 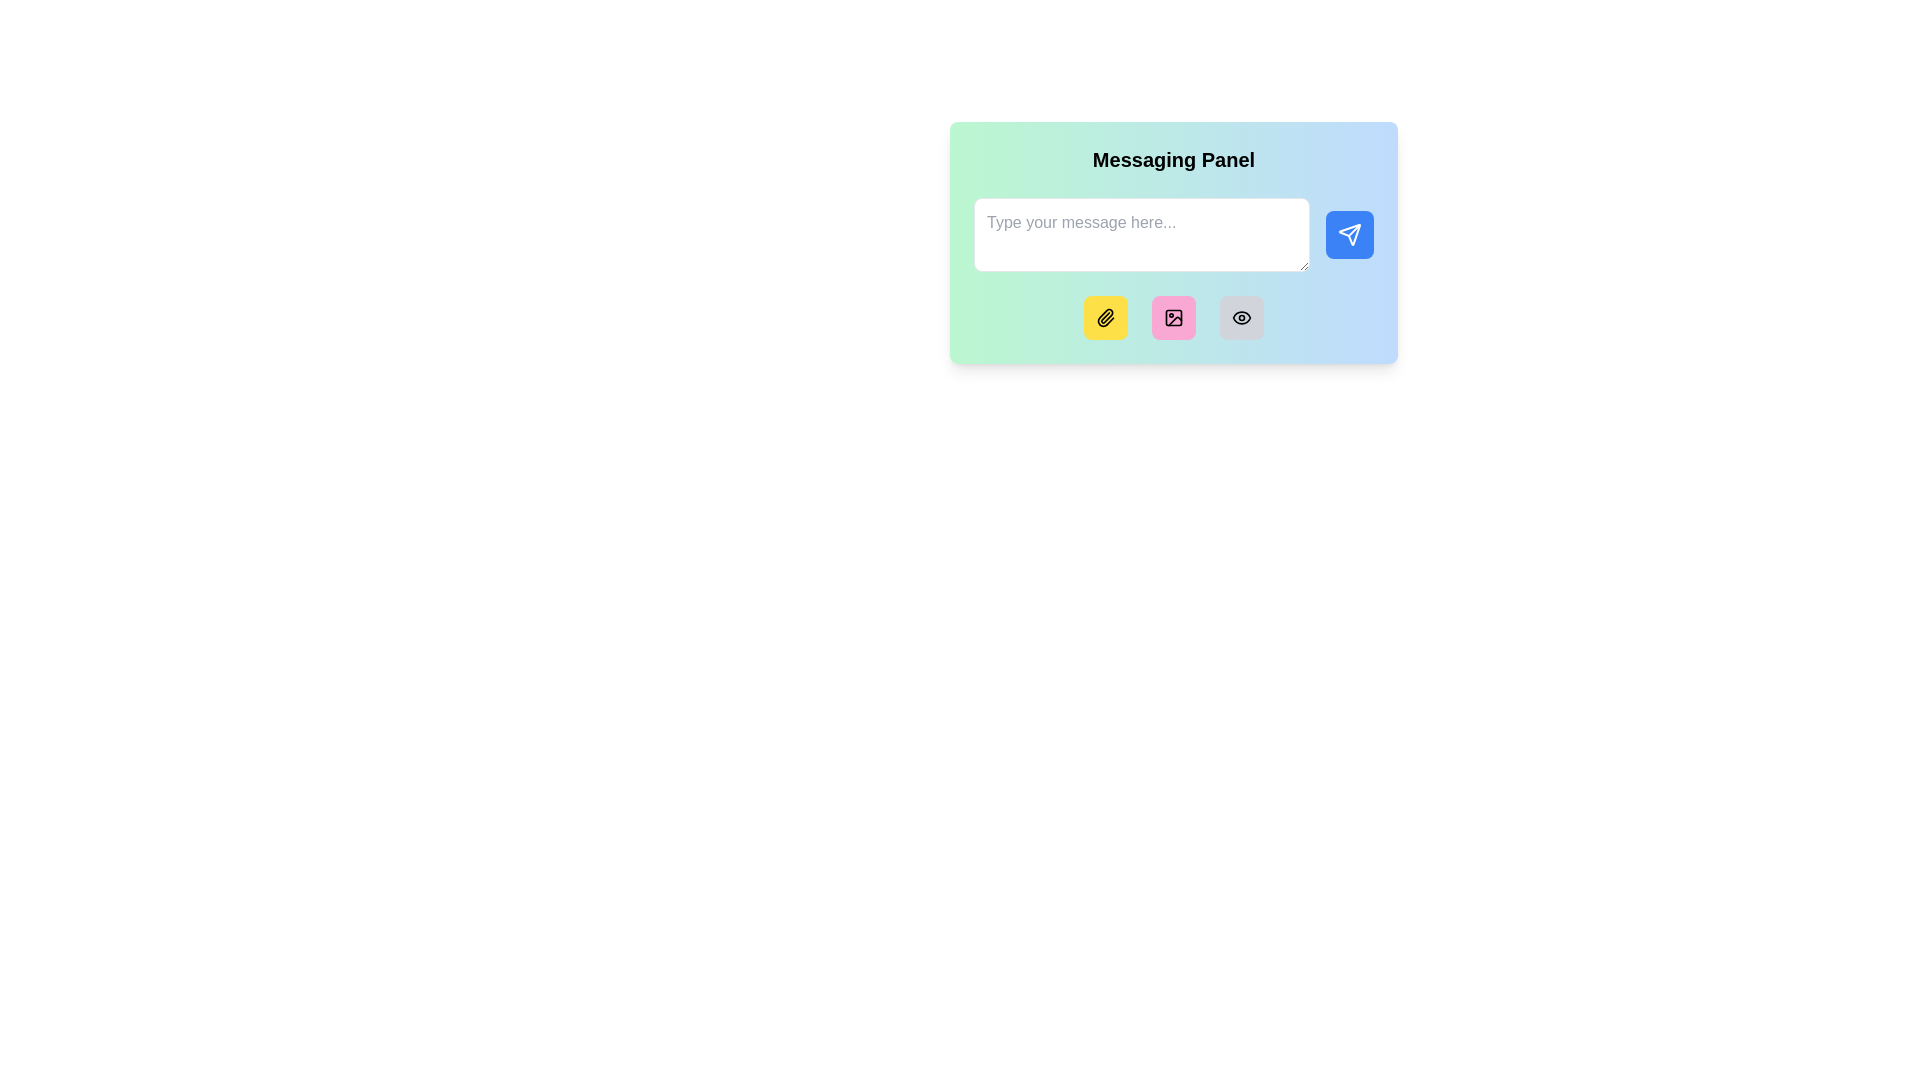 I want to click on the paper plane icon, so click(x=1349, y=234).